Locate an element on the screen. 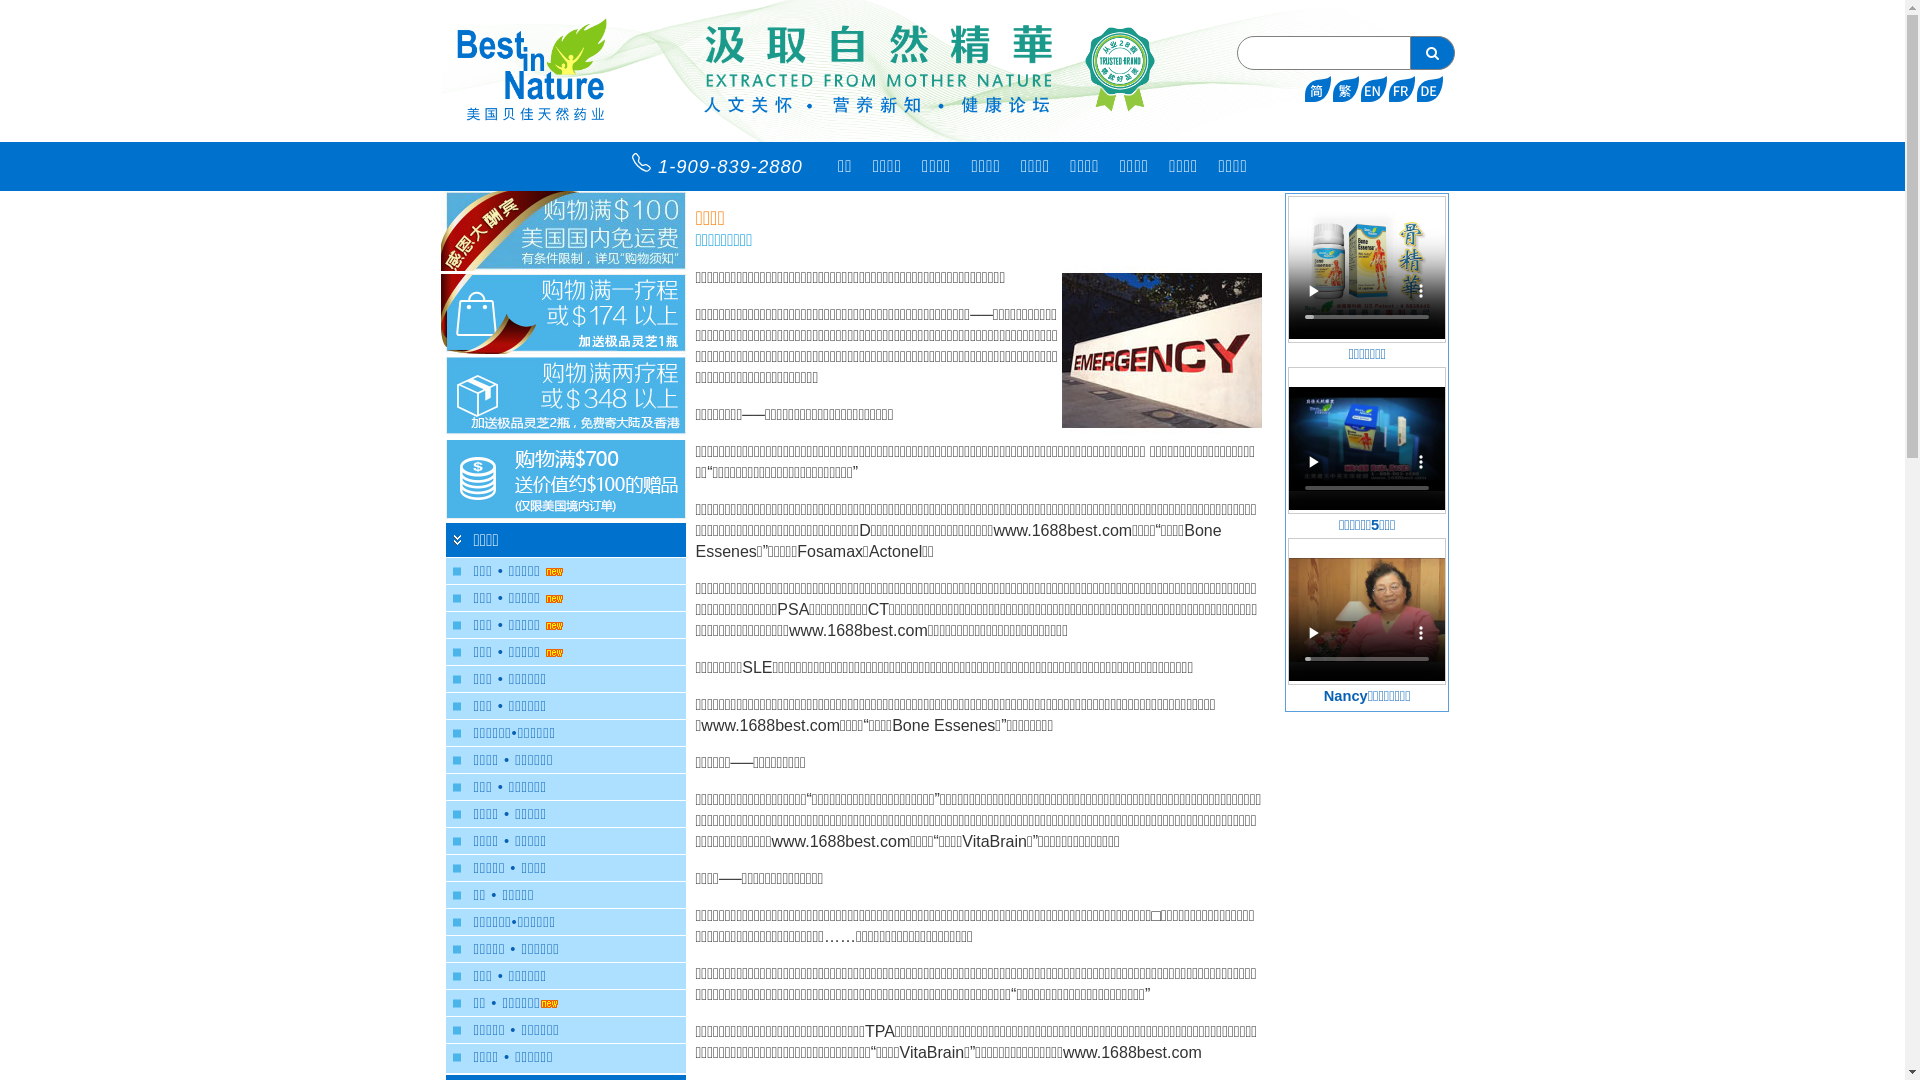 This screenshot has height=1080, width=1920. '1-909-839-2880' is located at coordinates (723, 165).